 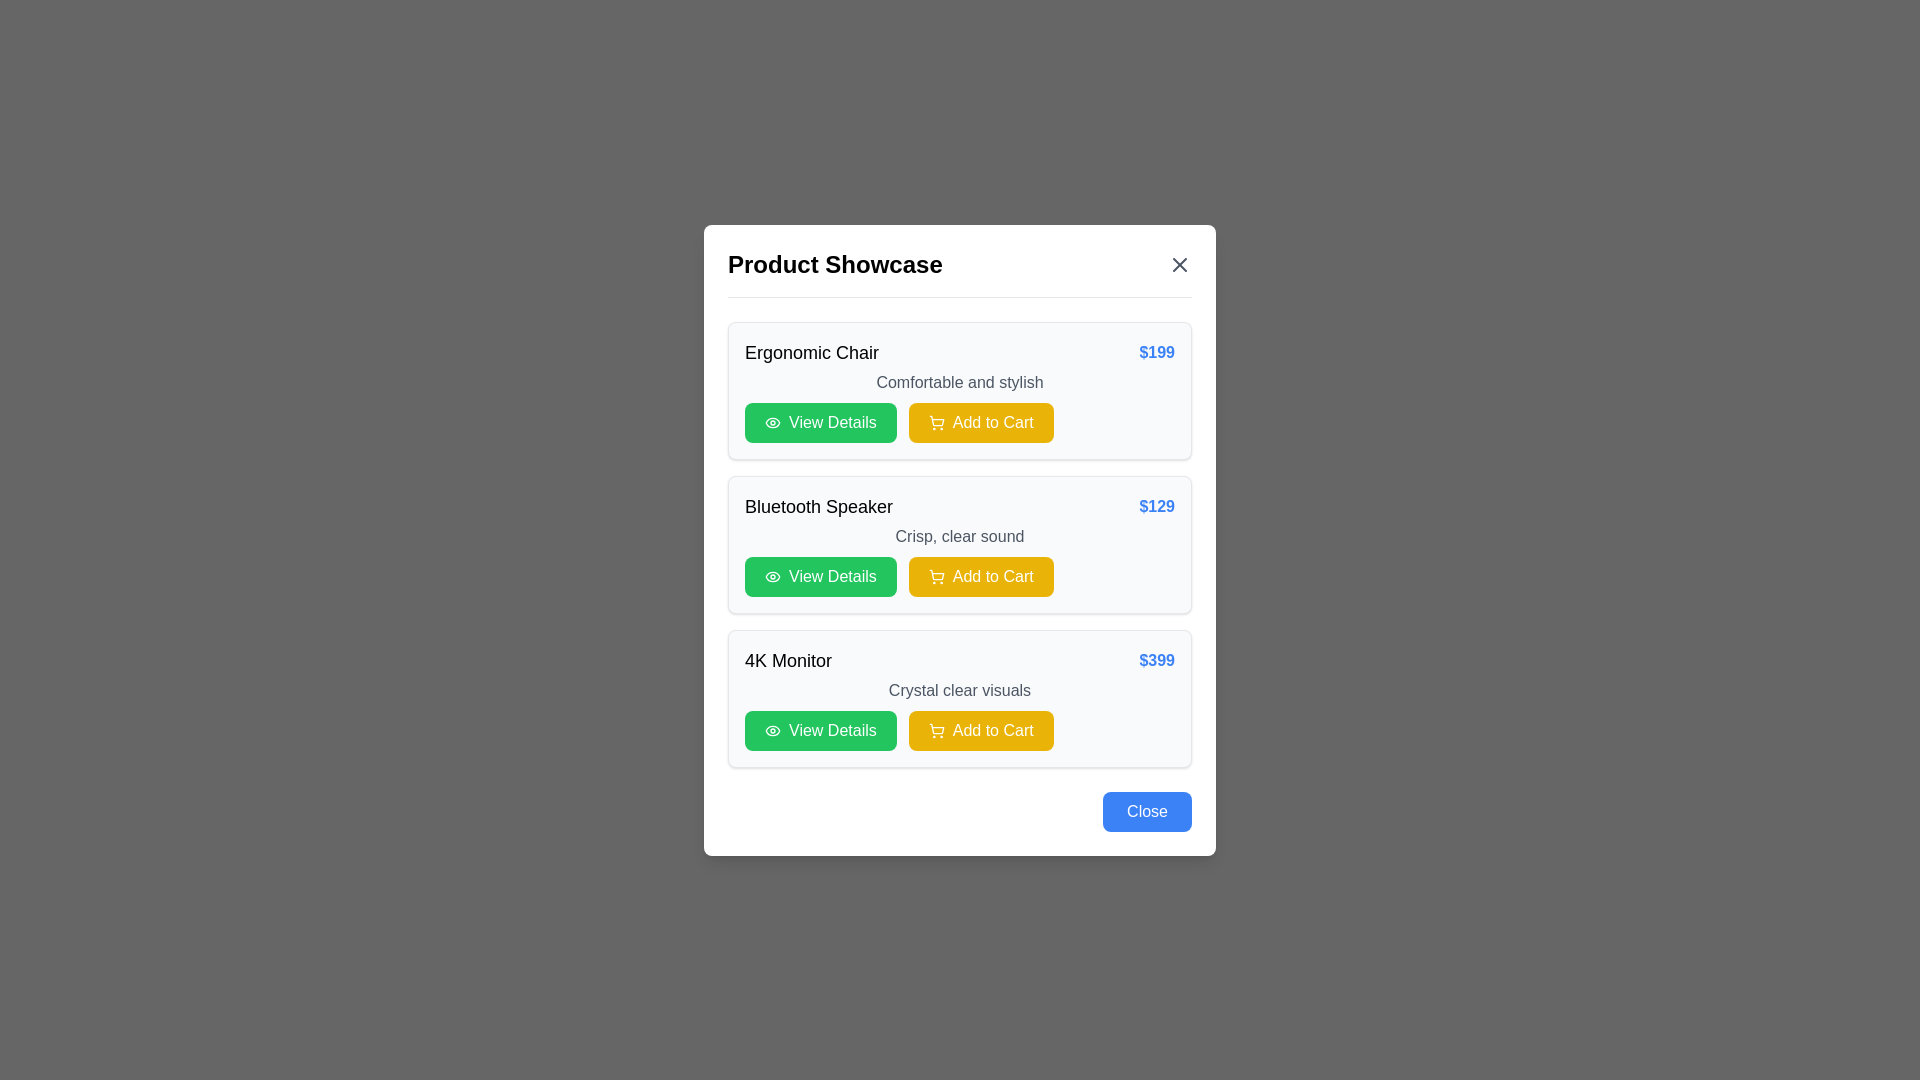 I want to click on the price display text label for the '4K Monitor' product, which is positioned to the right of the item description and pricing area, so click(x=1157, y=660).